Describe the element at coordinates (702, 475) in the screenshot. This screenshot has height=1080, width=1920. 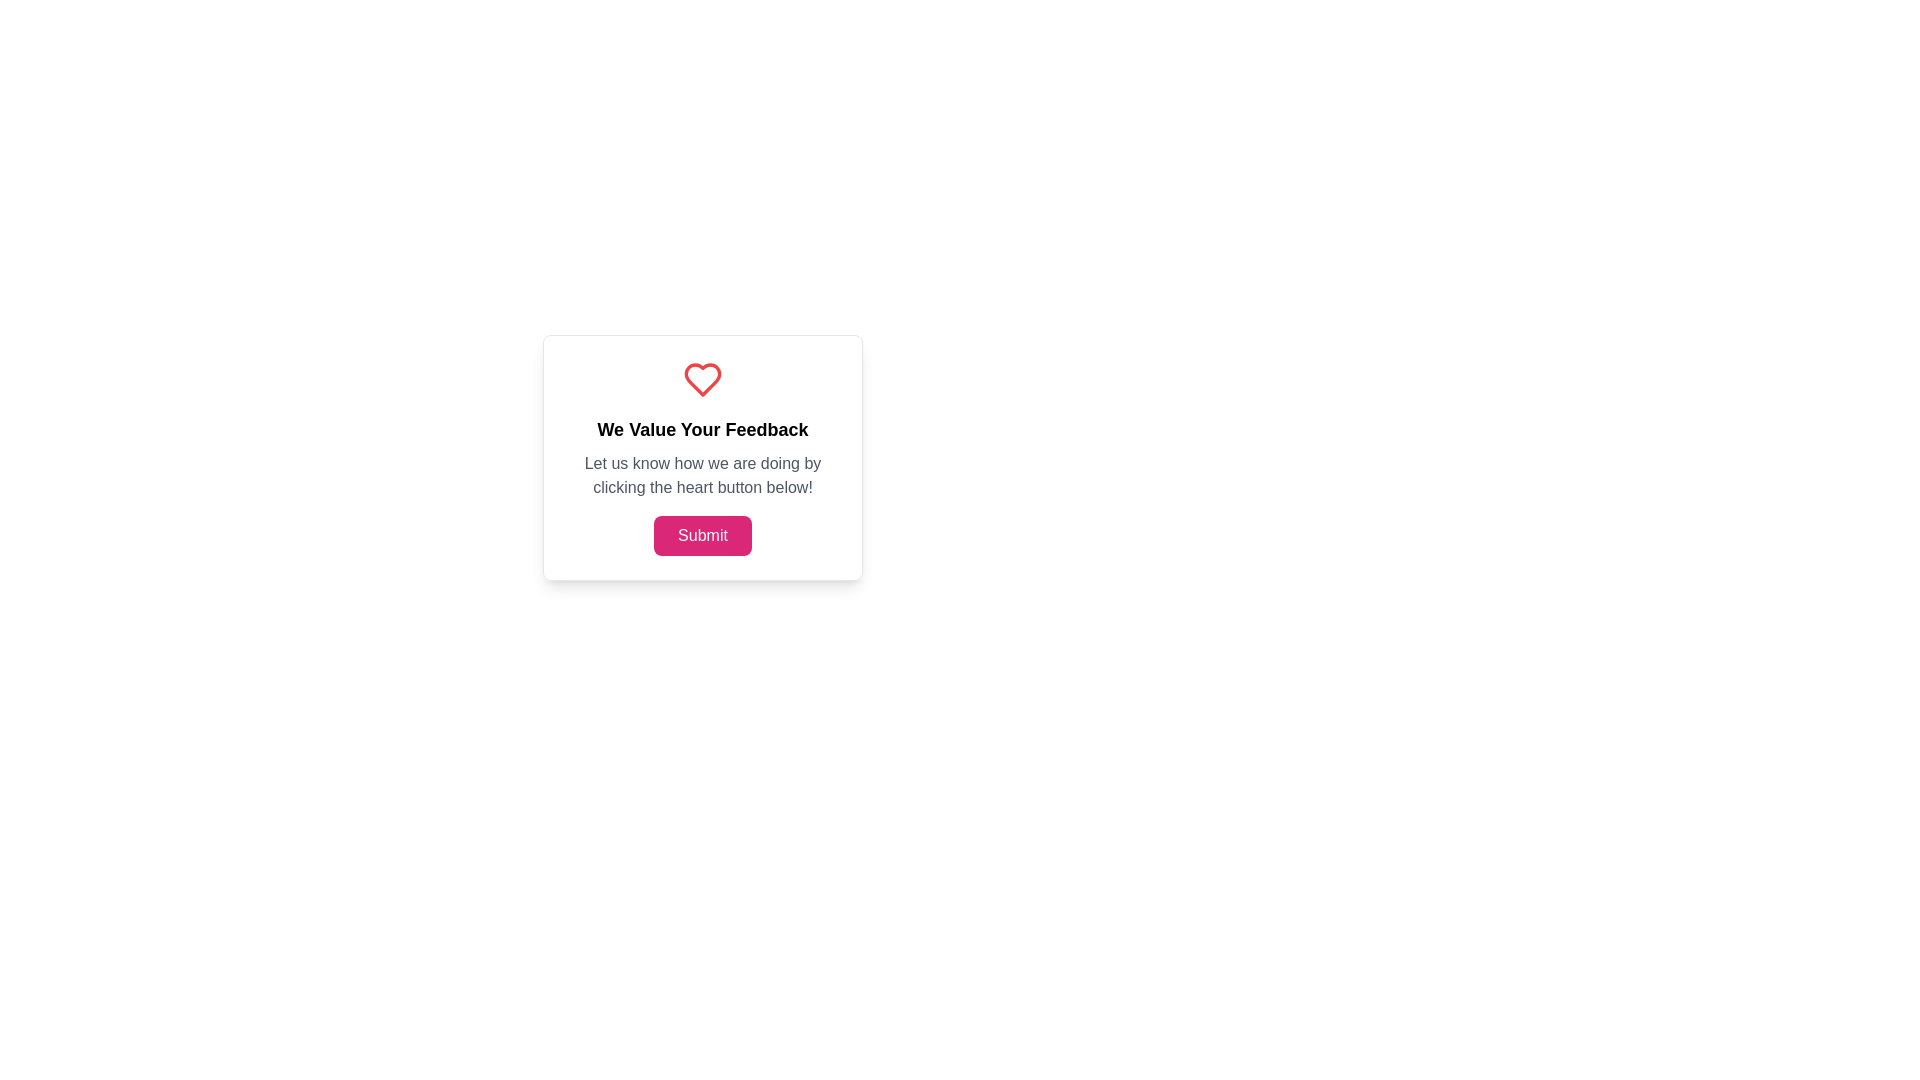
I see `the text block that provides instructions for user feedback, located below the heading 'We Value Your Feedback' and above the pink 'Submit' button` at that location.